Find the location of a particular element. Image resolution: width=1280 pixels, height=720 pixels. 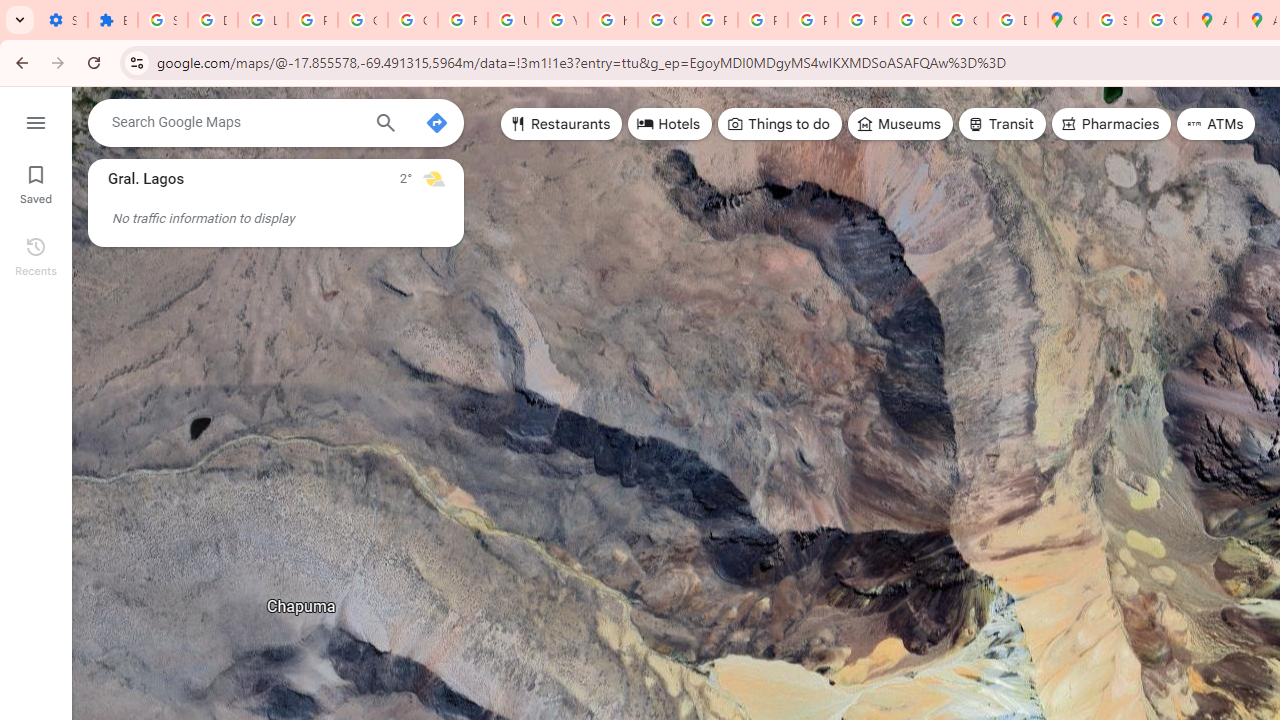

'Menu' is located at coordinates (35, 120).